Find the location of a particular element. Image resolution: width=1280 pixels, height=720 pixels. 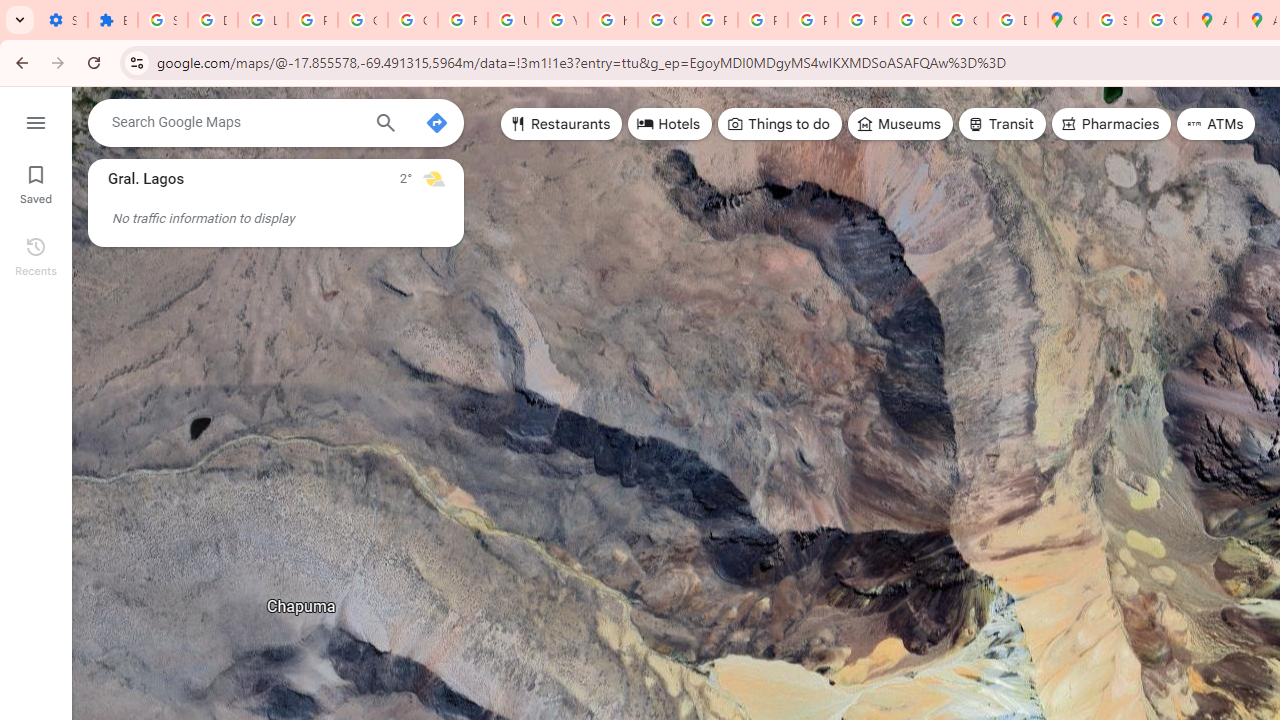

'Menu' is located at coordinates (35, 120).